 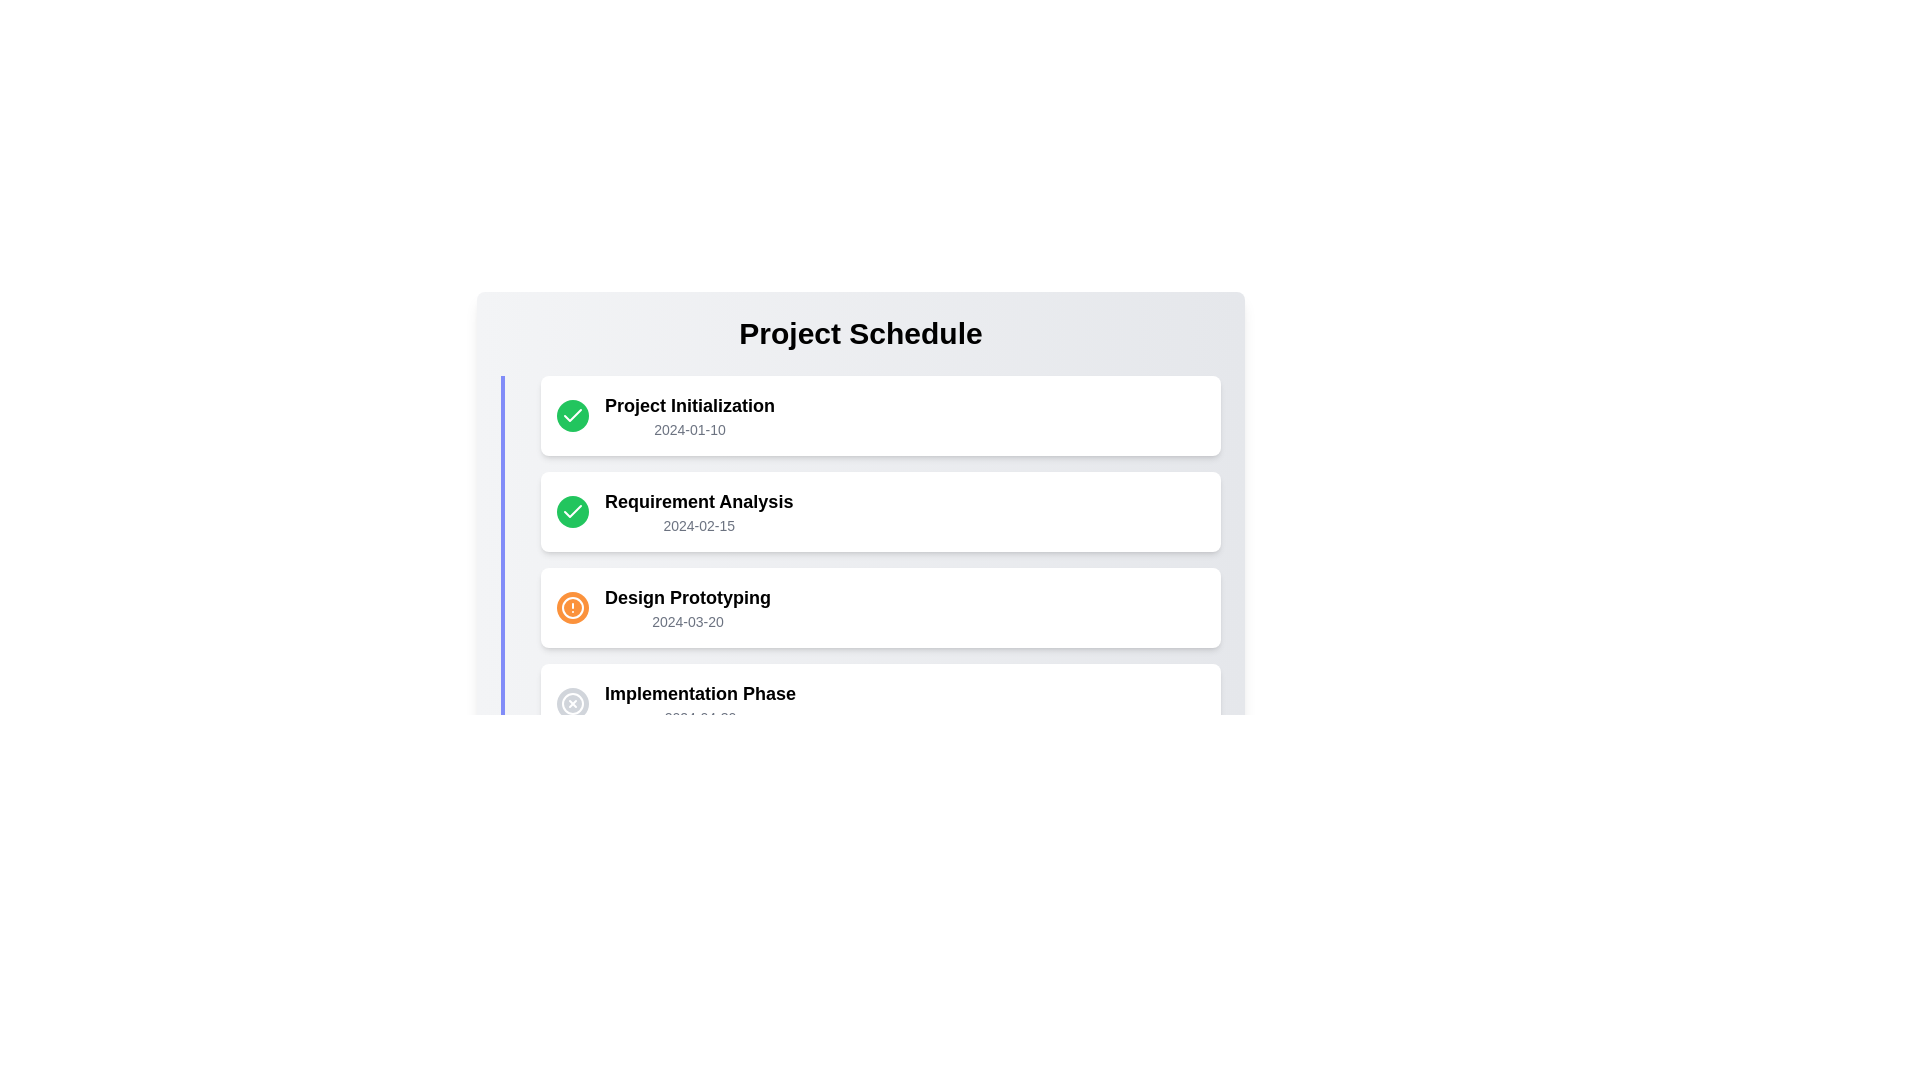 I want to click on the checkmark icon displayed in a green circle background next to the text 'Project Initialization' in the project schedule section, so click(x=571, y=510).